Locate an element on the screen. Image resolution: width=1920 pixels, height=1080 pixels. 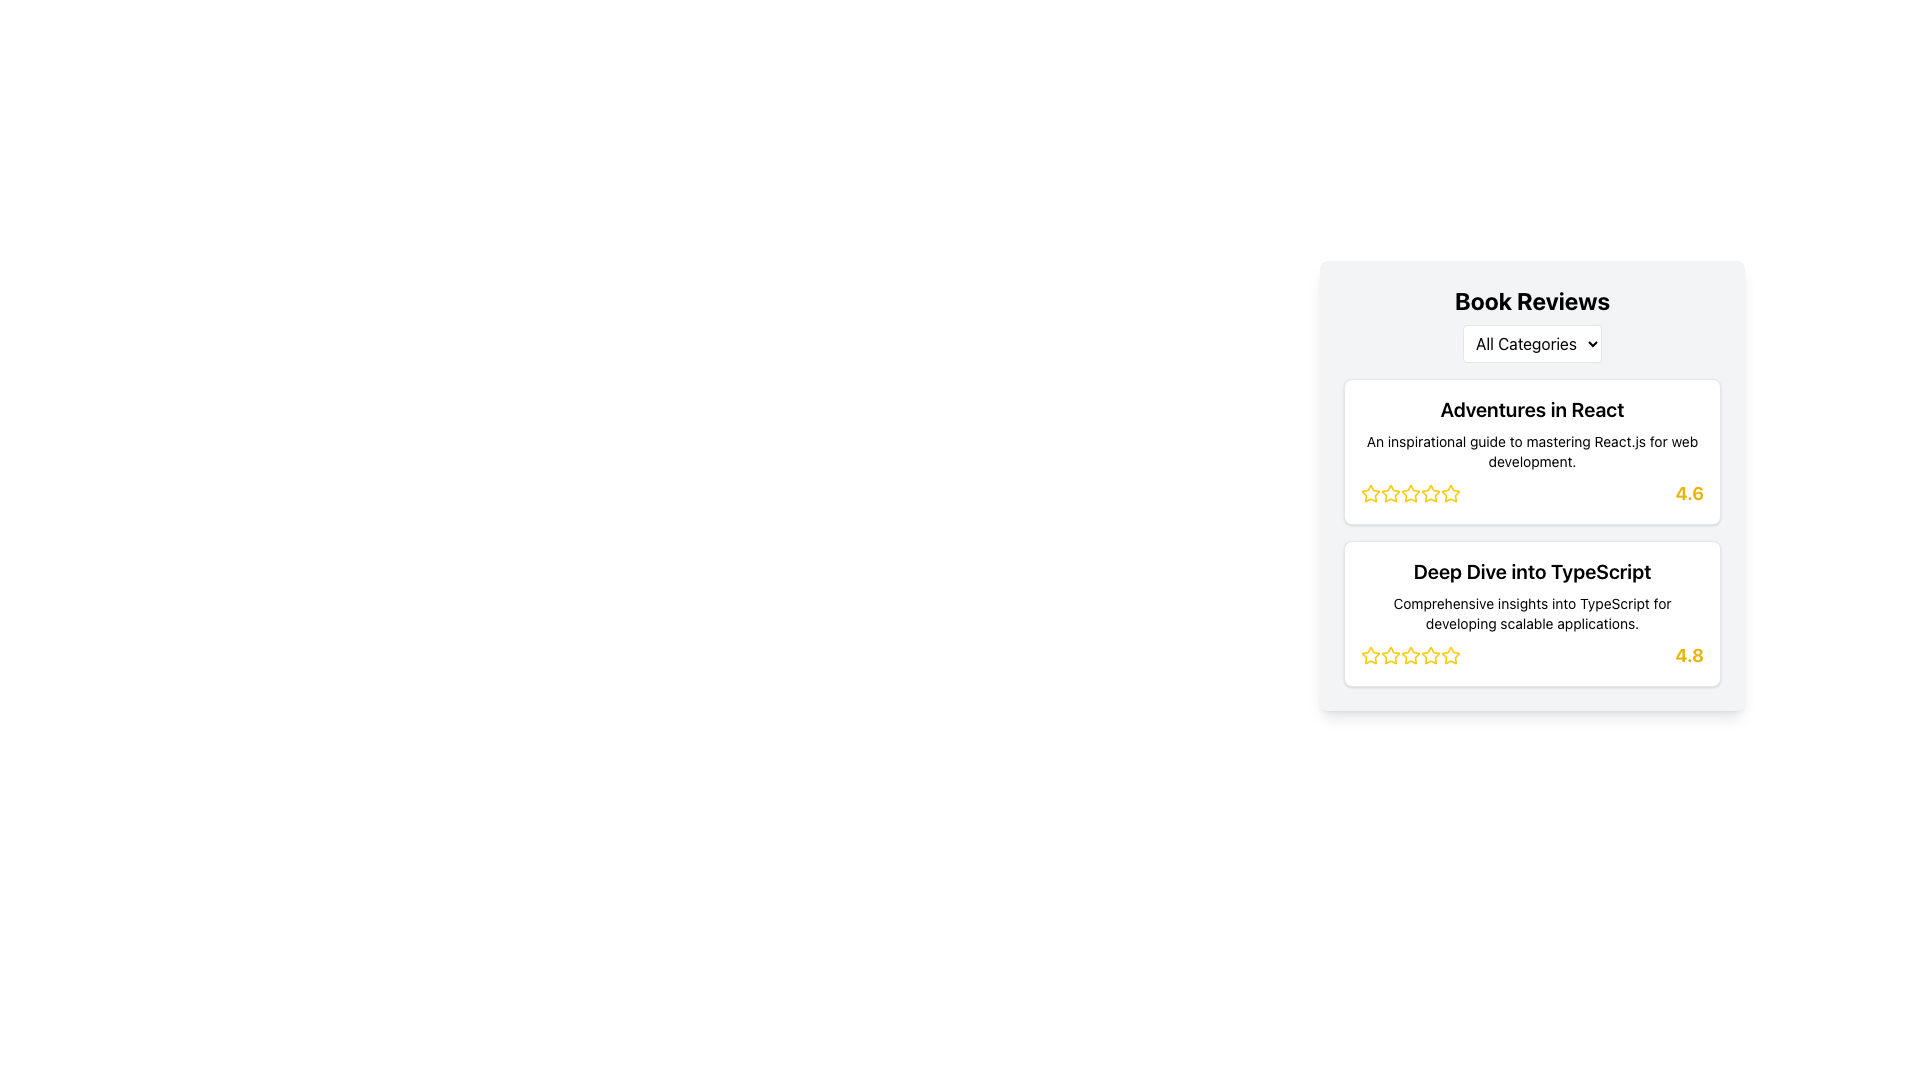
the second star icon in the rating system for the book 'Deep Dive into TypeScript' is located at coordinates (1390, 655).